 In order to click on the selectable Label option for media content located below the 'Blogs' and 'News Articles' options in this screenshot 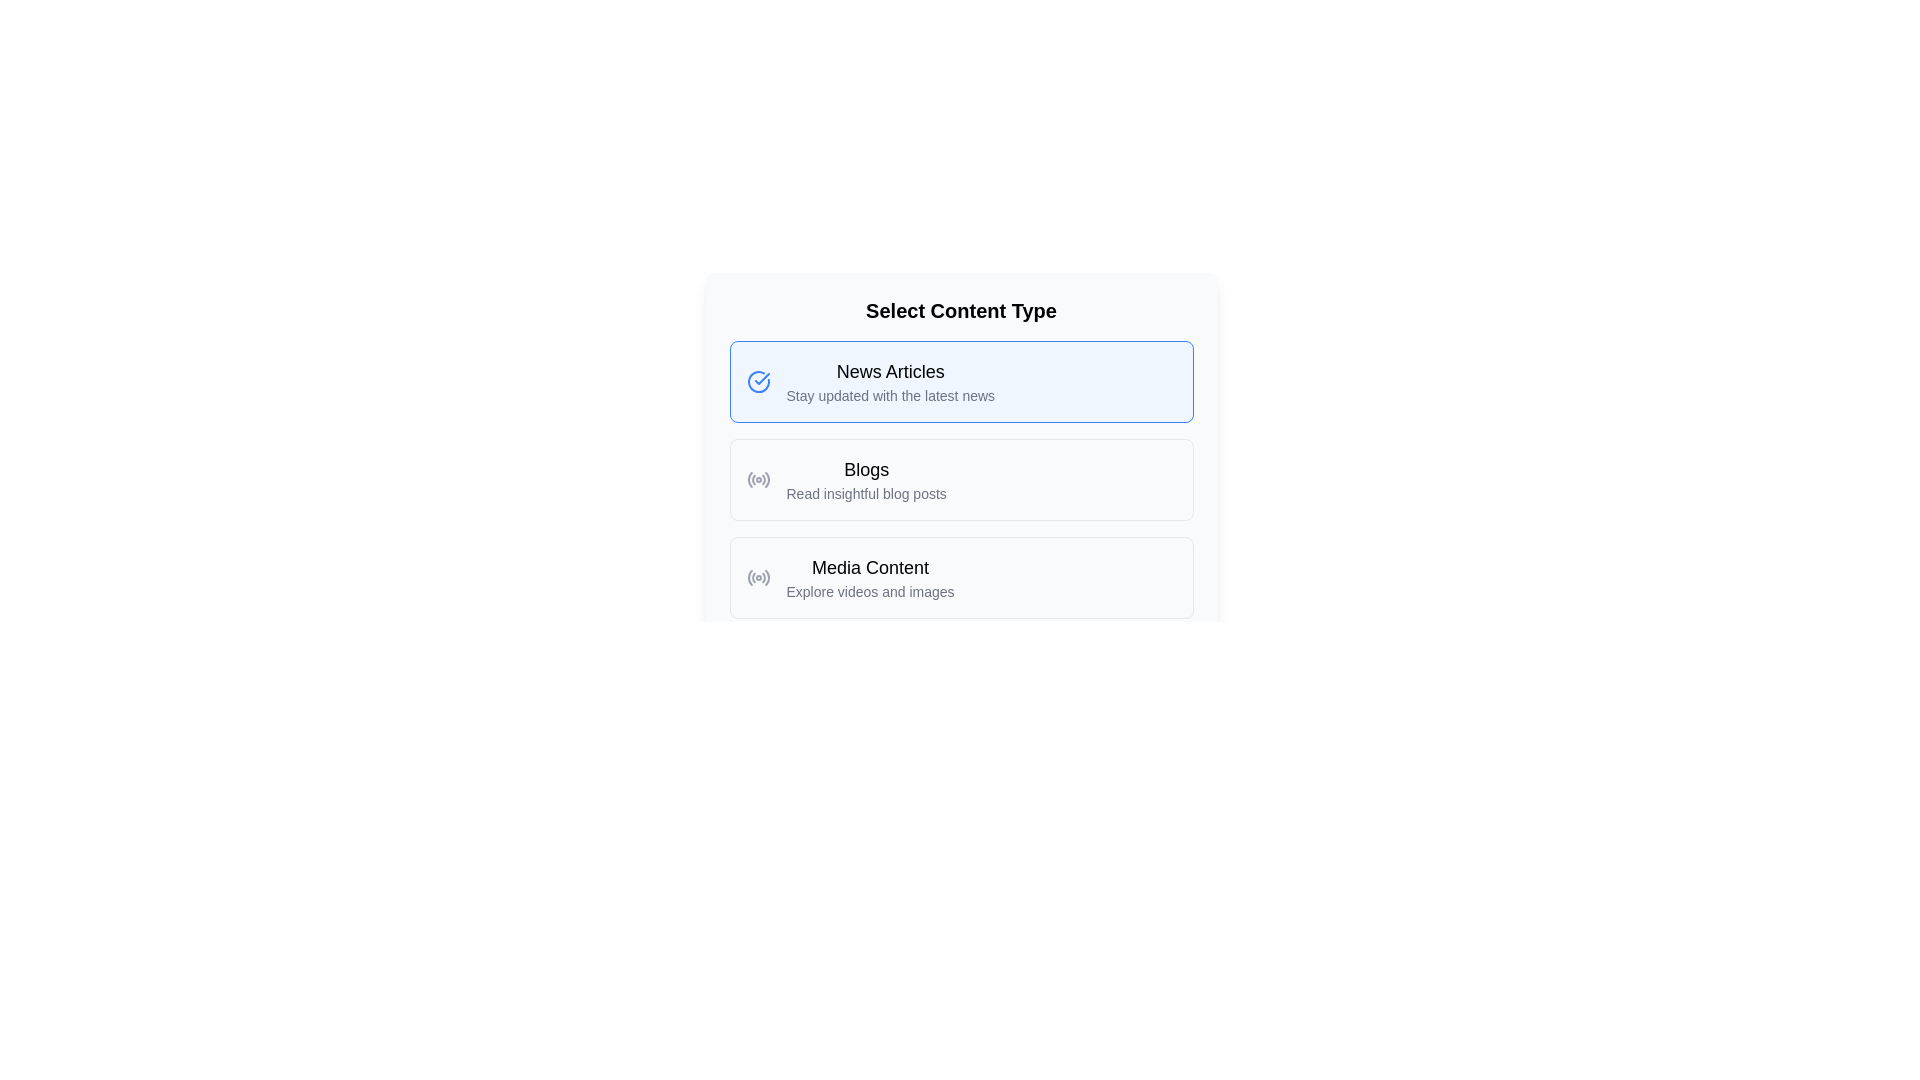, I will do `click(870, 578)`.